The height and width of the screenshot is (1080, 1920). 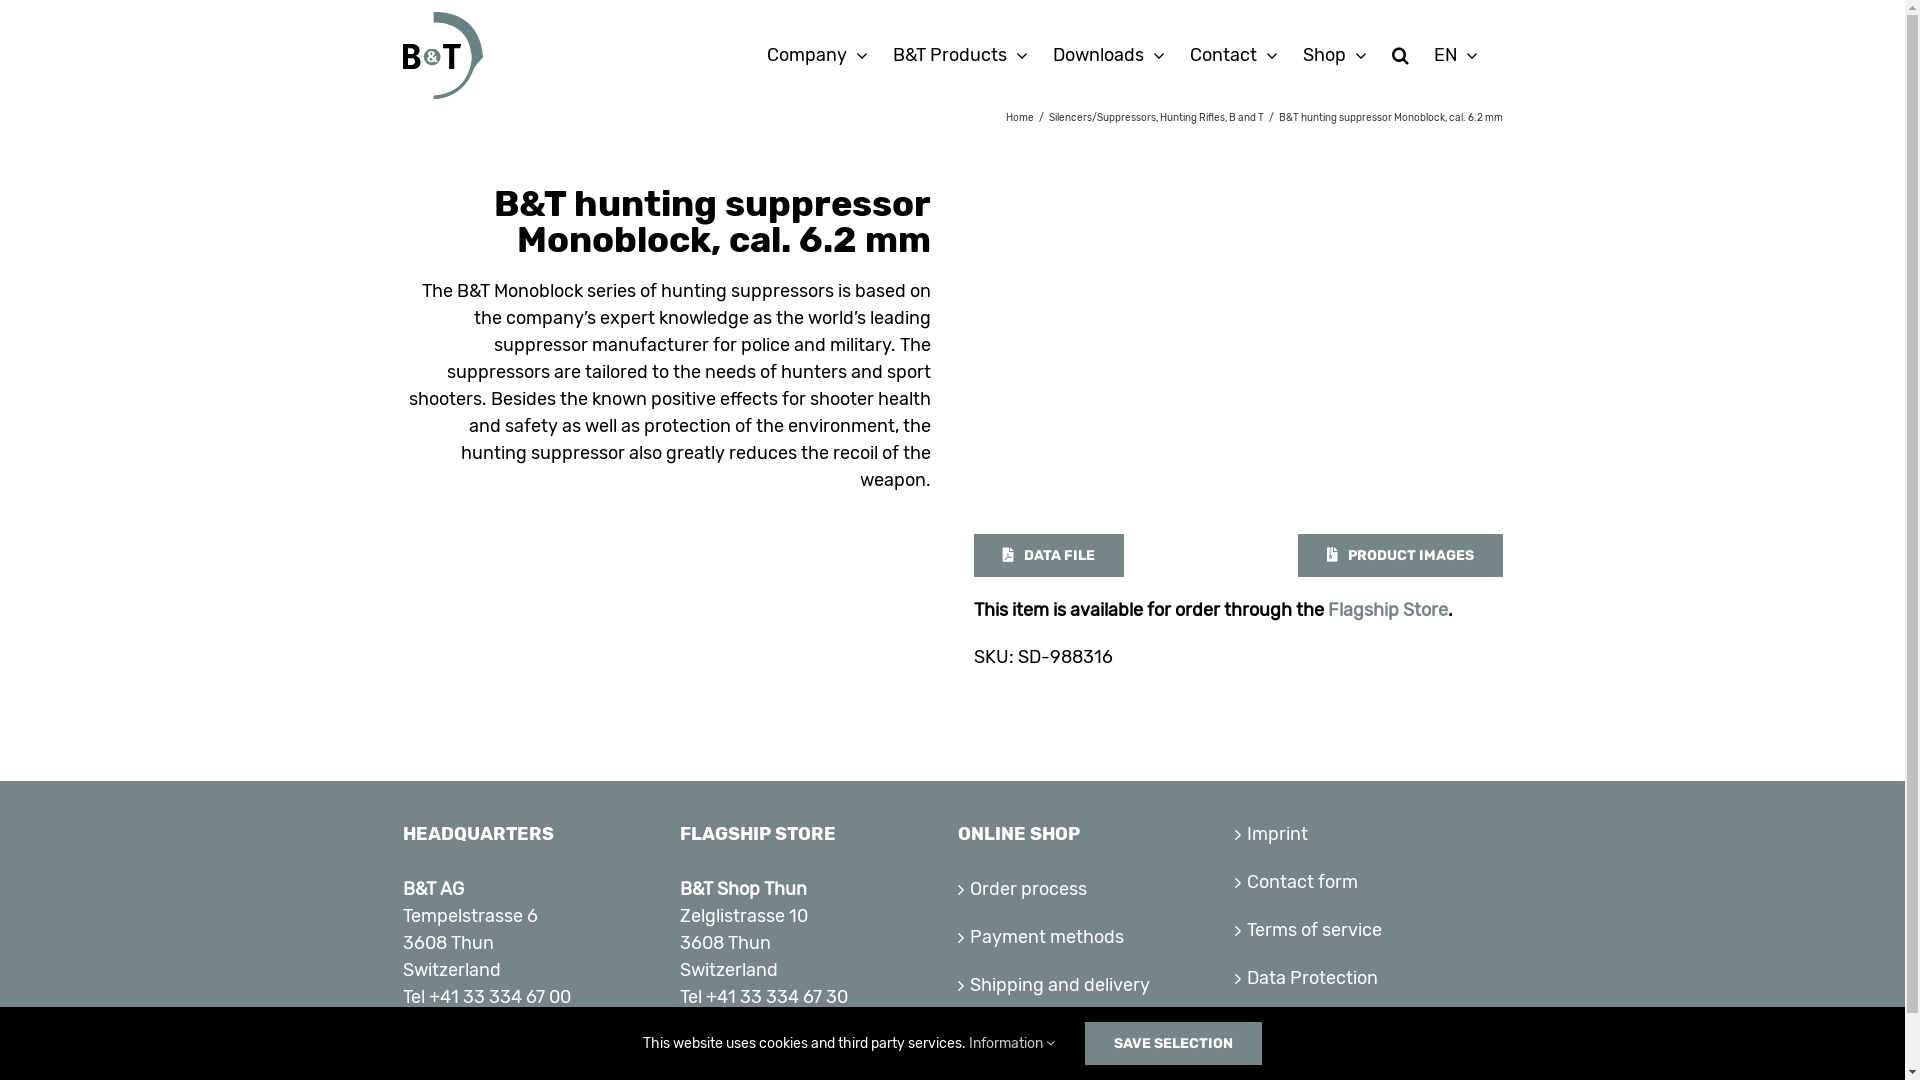 What do you see at coordinates (1232, 53) in the screenshot?
I see `'Contact'` at bounding box center [1232, 53].